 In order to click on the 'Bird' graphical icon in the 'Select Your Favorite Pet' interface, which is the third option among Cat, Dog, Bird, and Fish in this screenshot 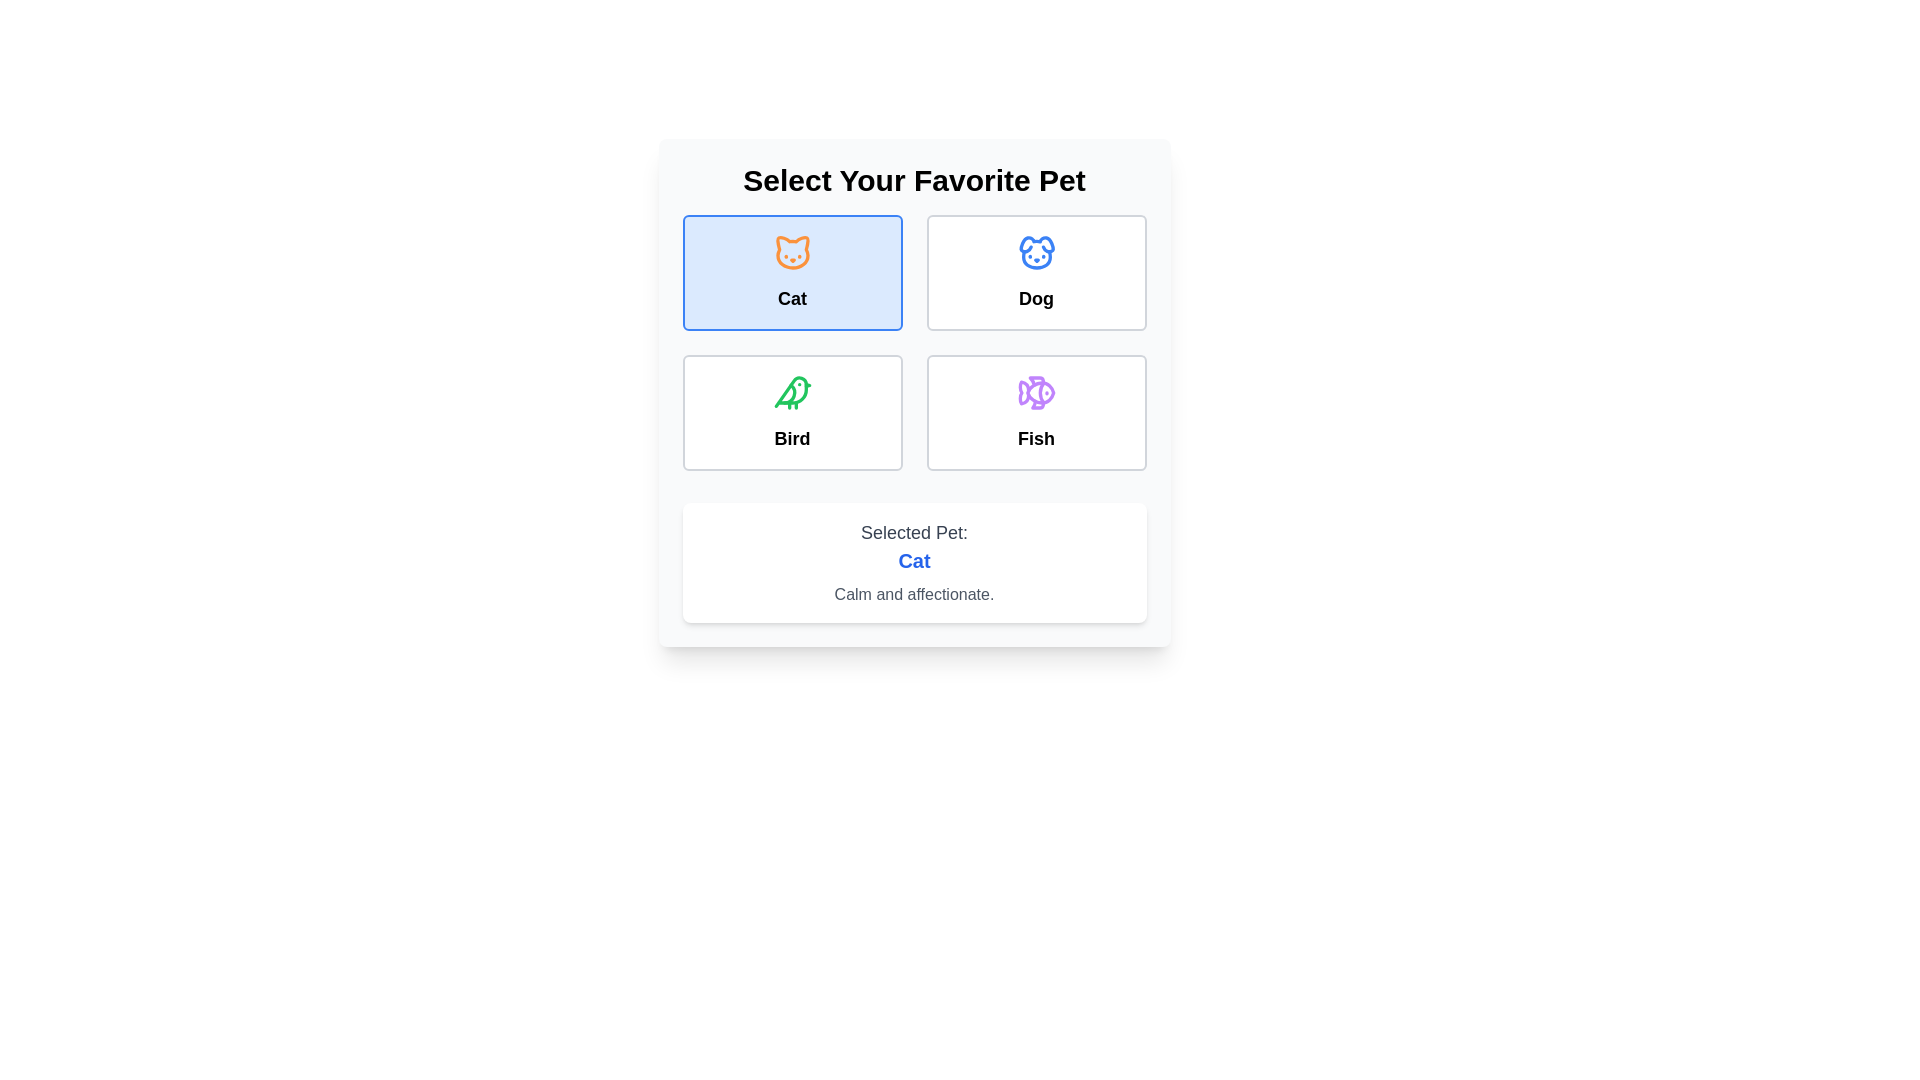, I will do `click(789, 392)`.